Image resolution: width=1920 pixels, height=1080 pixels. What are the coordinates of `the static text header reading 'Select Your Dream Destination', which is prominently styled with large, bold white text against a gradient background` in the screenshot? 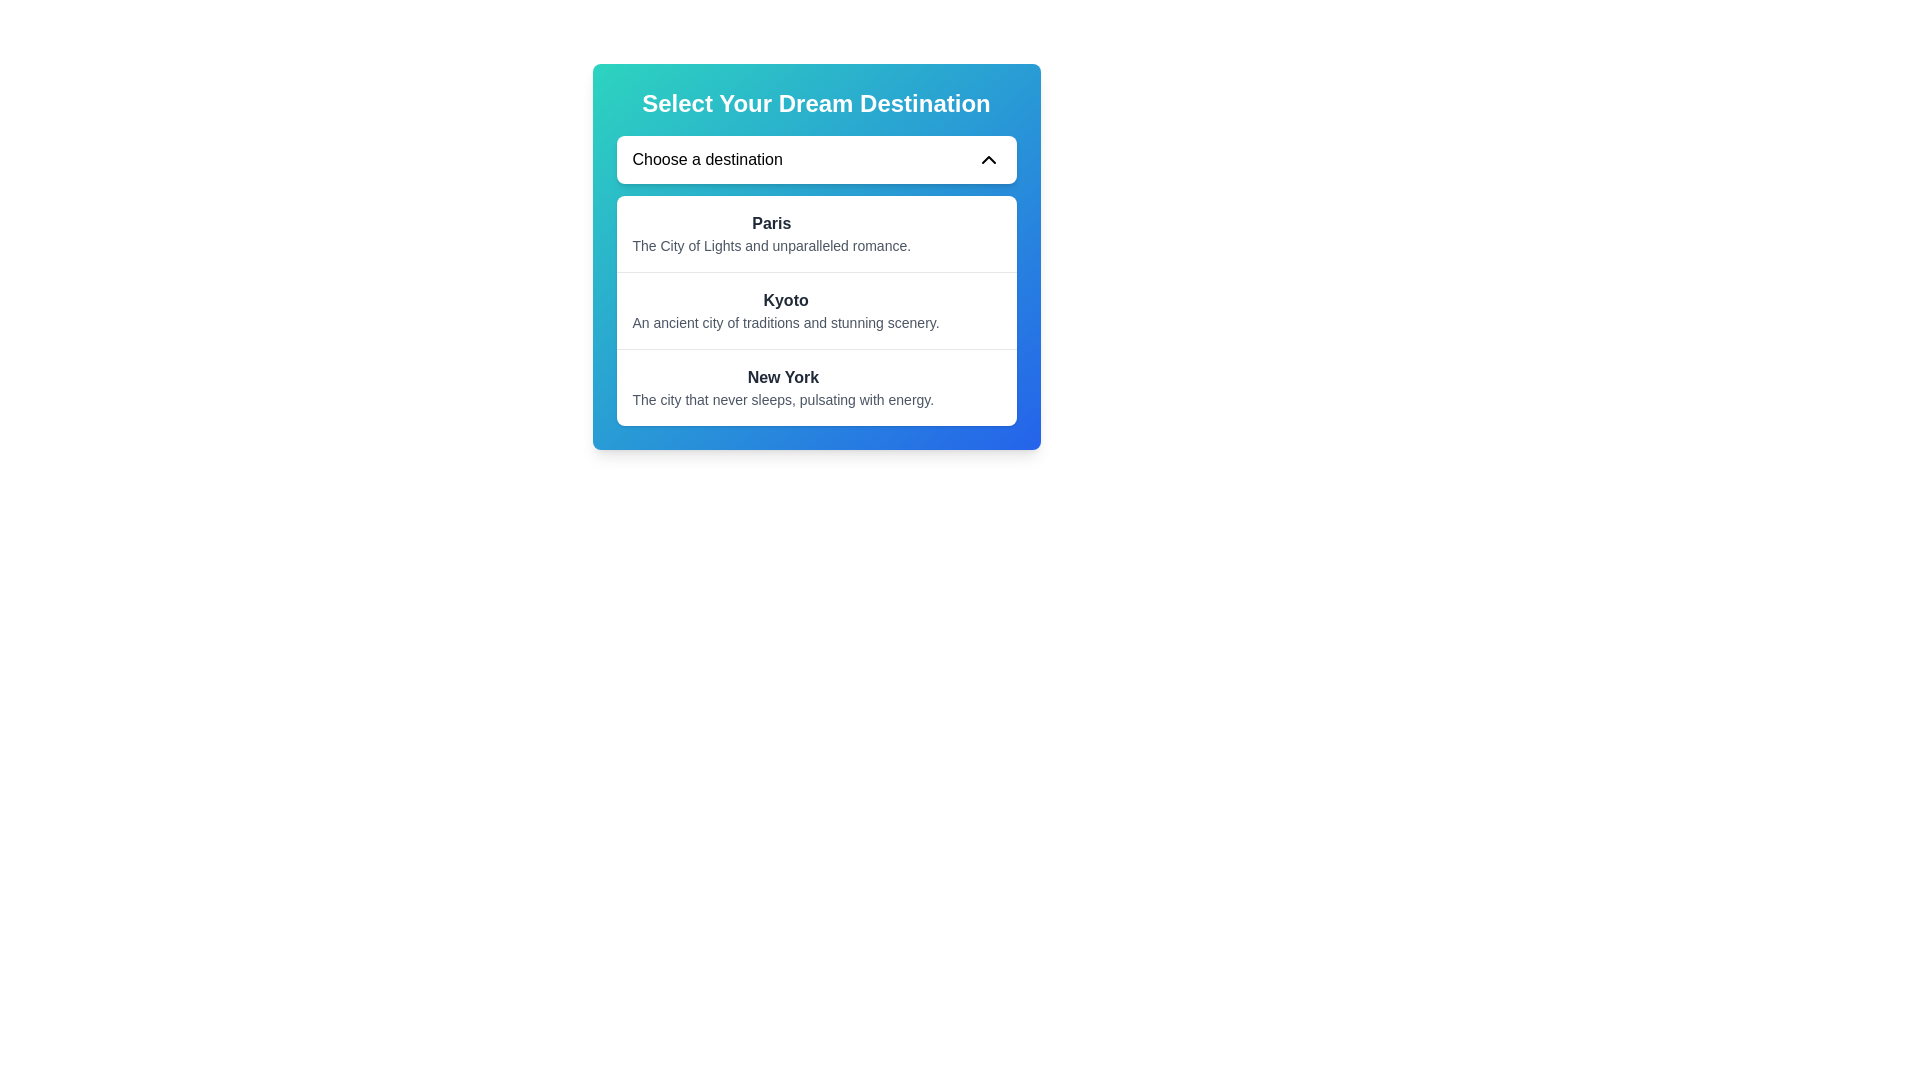 It's located at (816, 104).